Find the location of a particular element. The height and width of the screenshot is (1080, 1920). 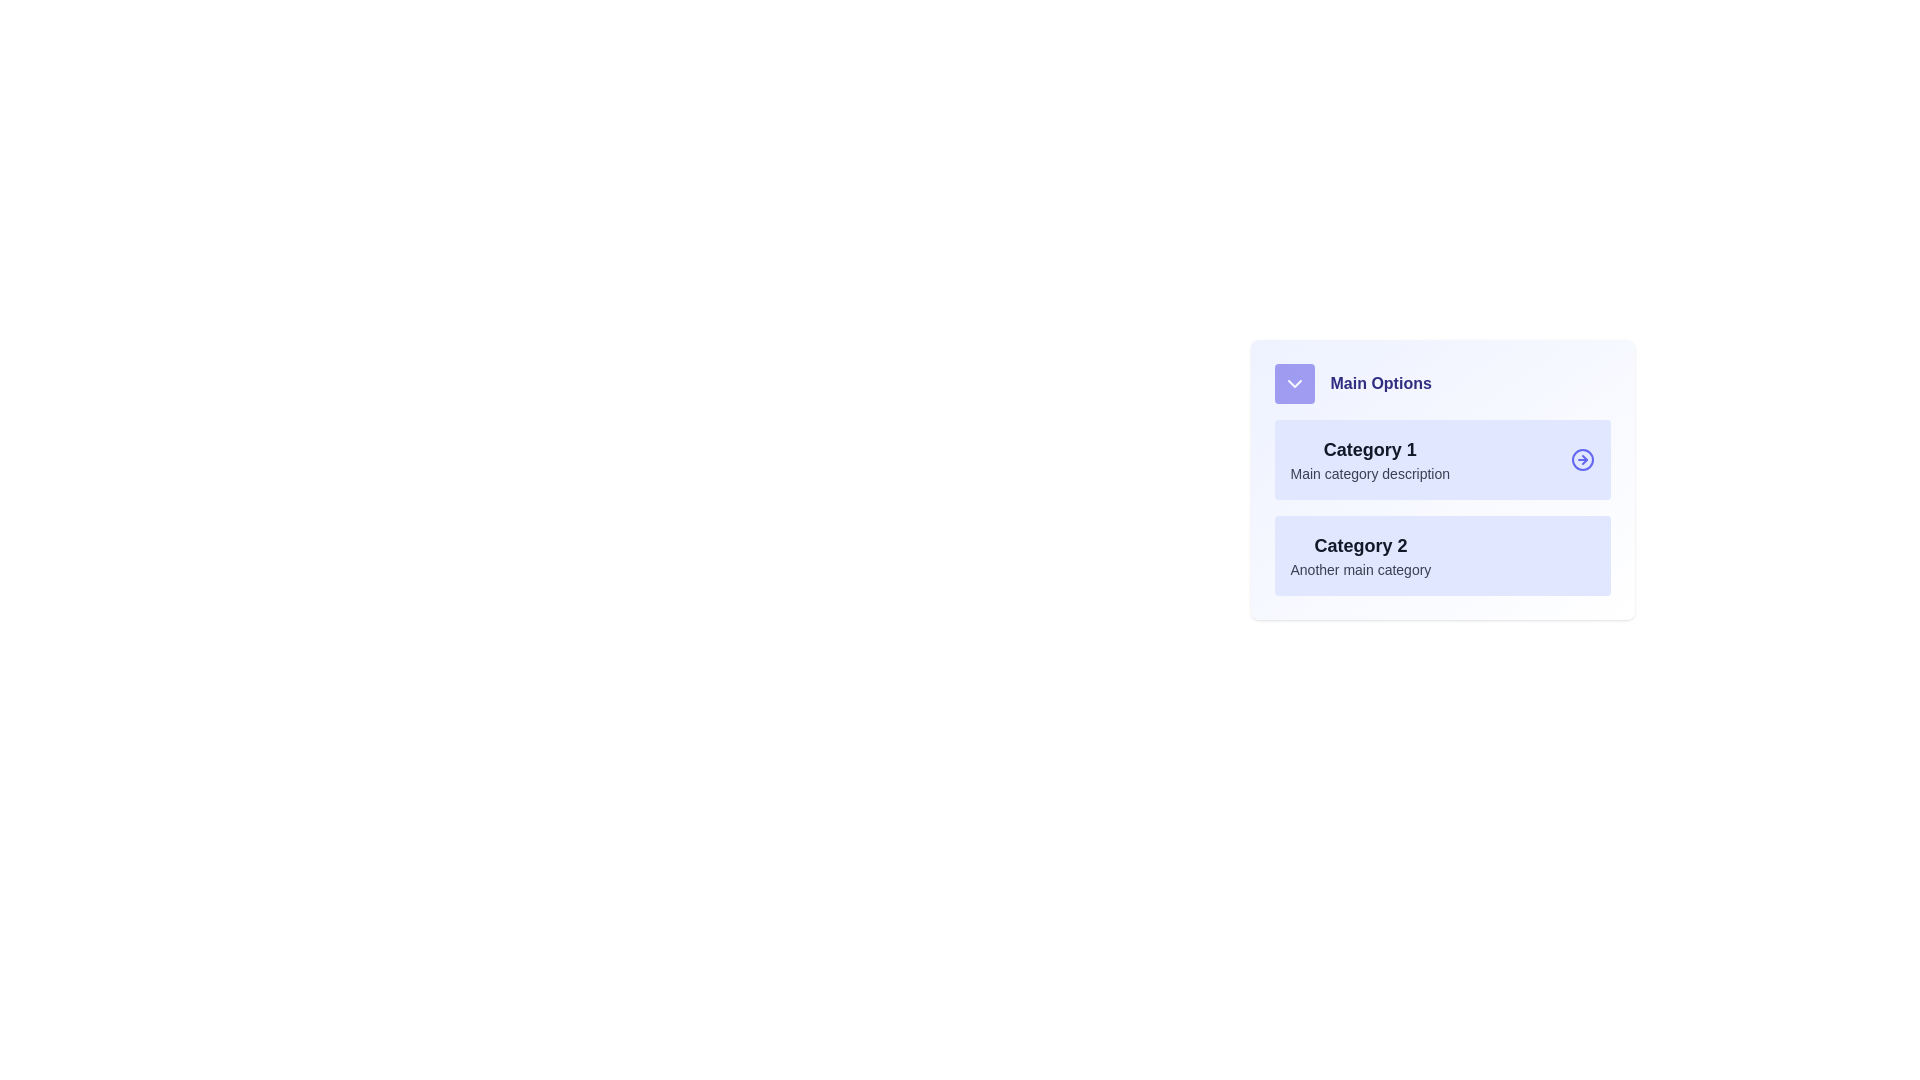

the second selectable item in the 'Main Options' section is located at coordinates (1360, 555).